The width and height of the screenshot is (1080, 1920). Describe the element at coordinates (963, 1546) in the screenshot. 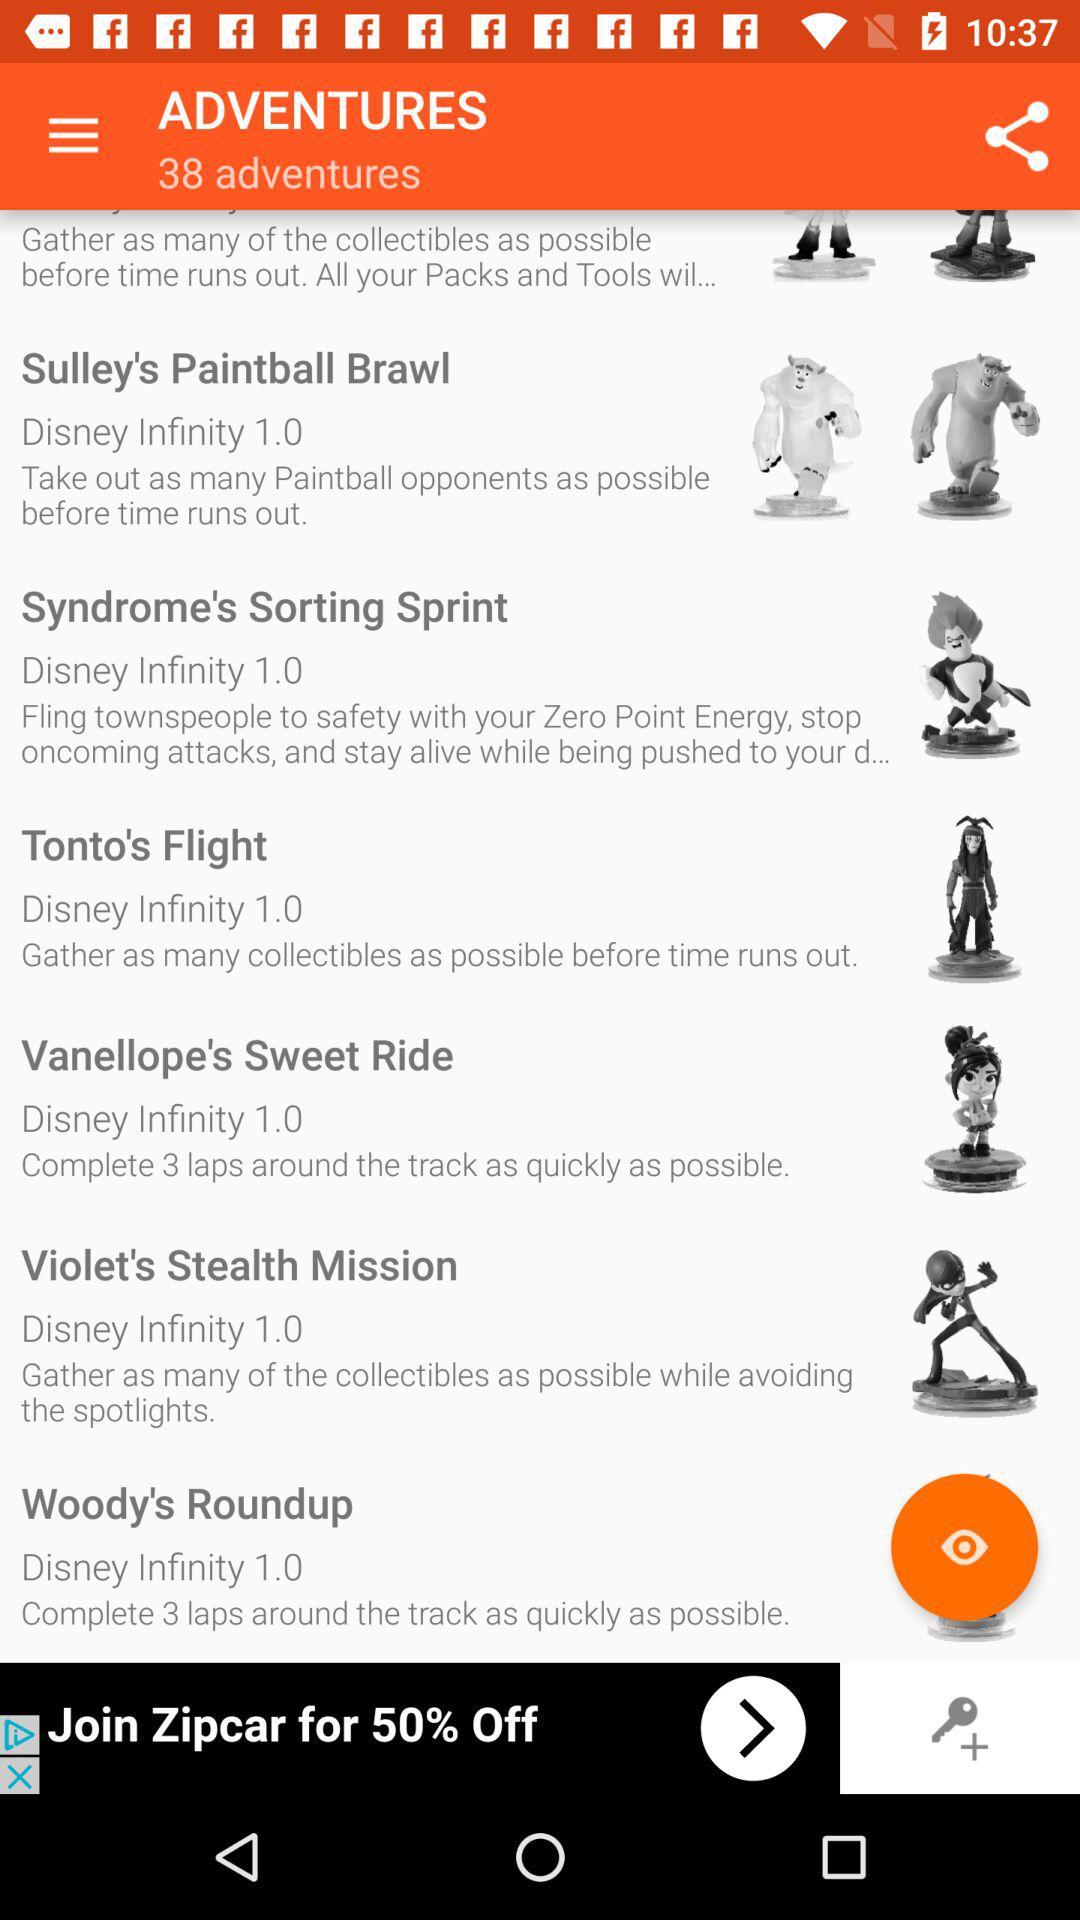

I see `the visibility icon` at that location.